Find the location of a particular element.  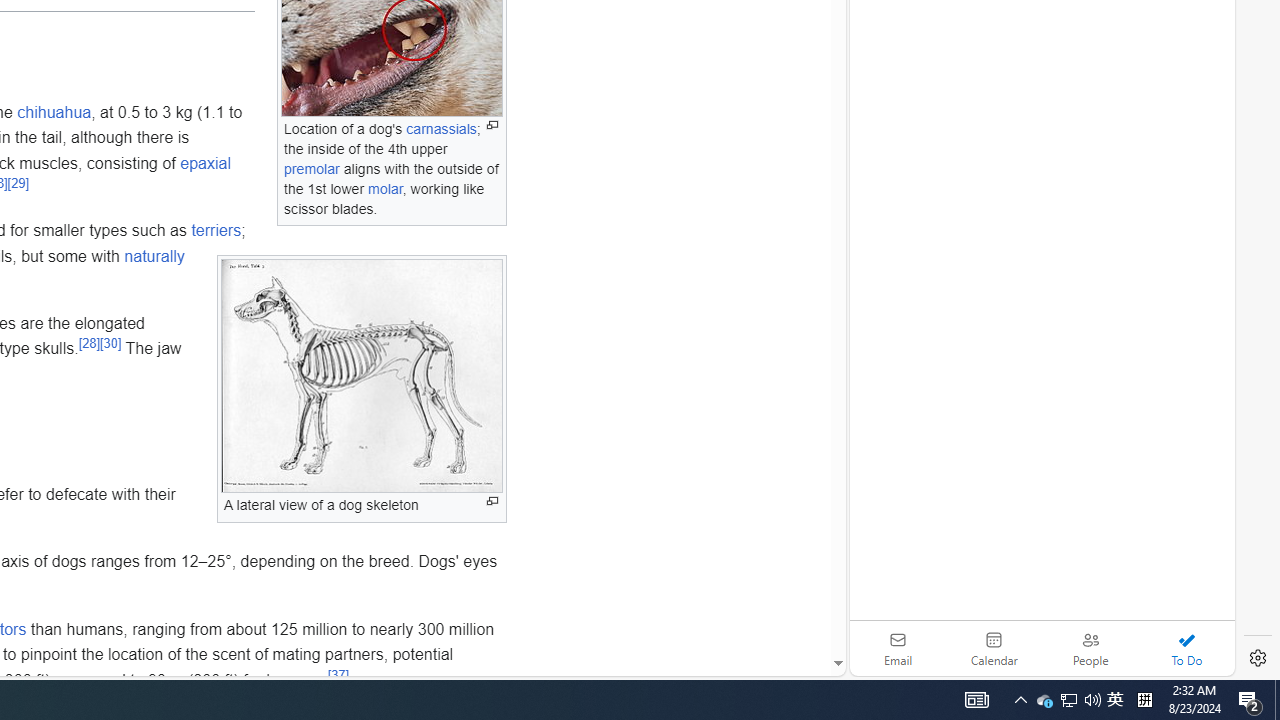

'molar' is located at coordinates (385, 188).